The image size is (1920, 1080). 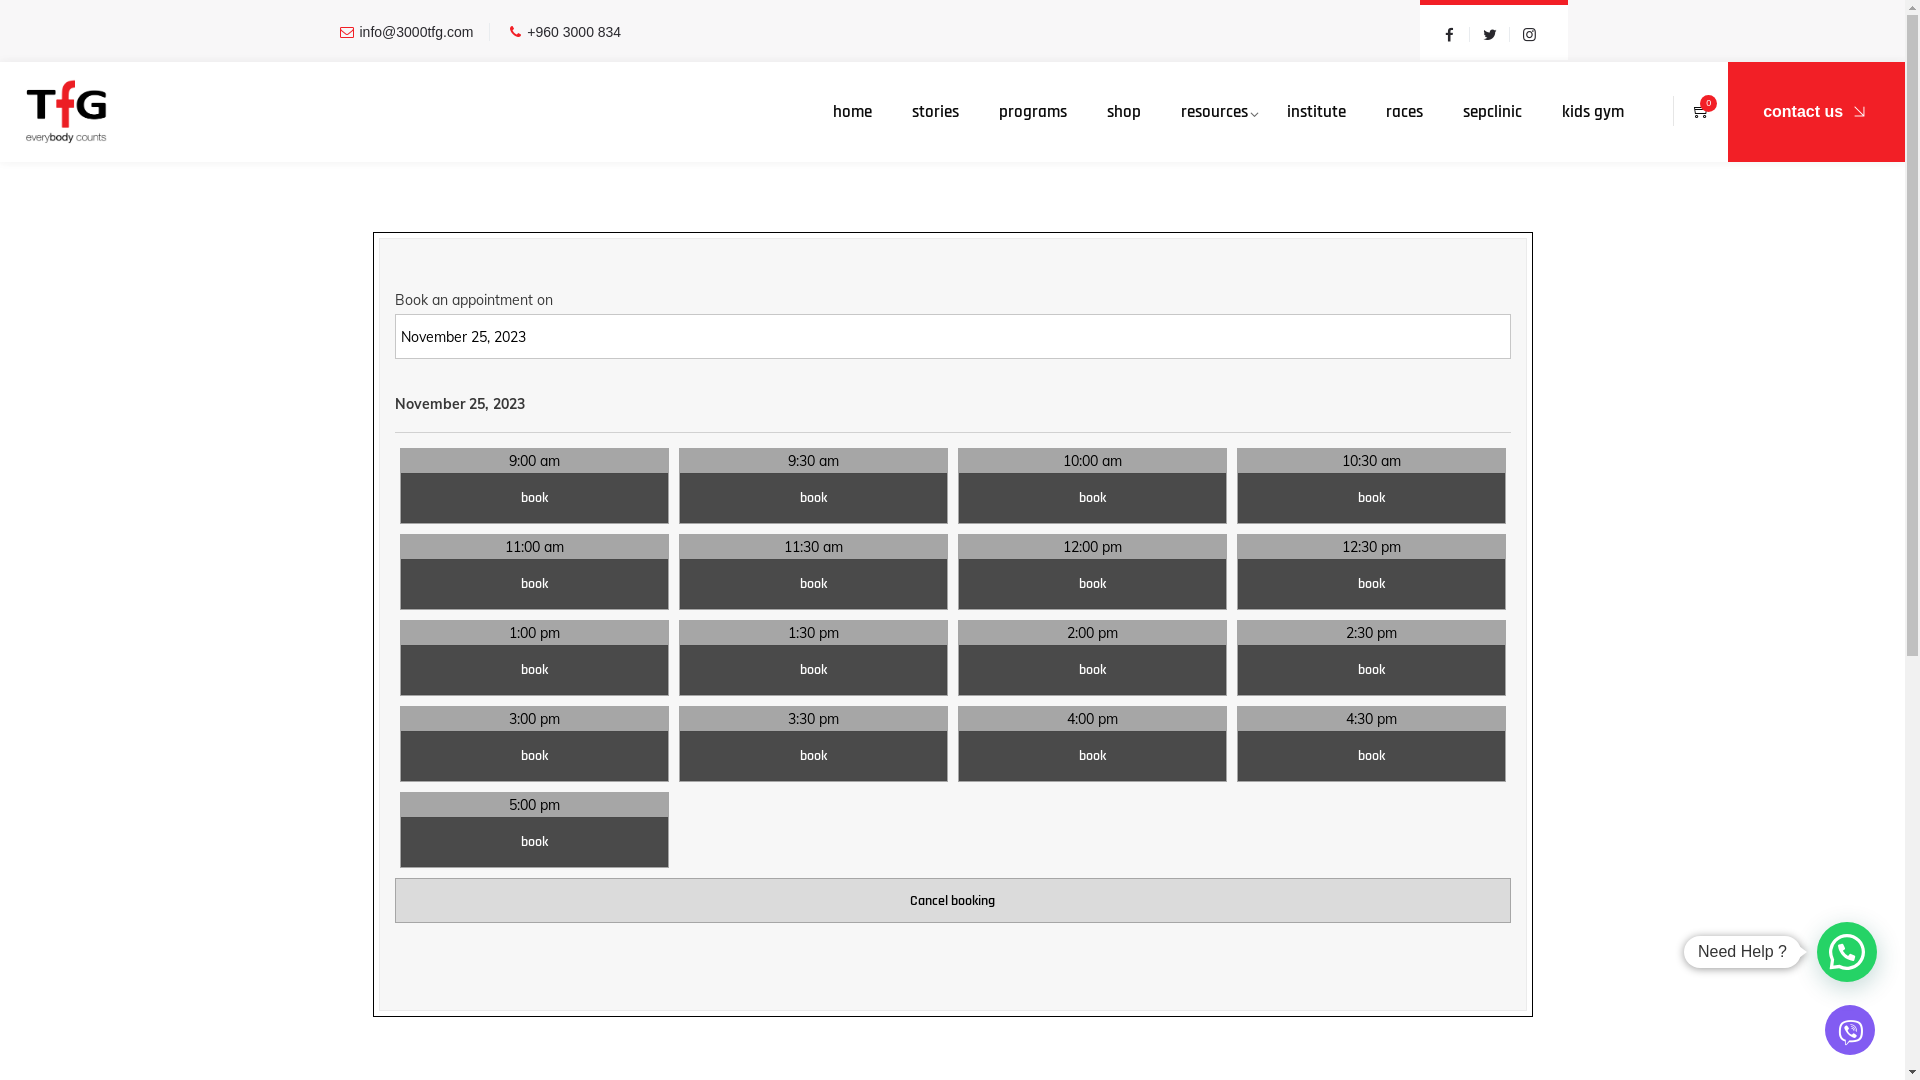 I want to click on 'stories', so click(x=934, y=111).